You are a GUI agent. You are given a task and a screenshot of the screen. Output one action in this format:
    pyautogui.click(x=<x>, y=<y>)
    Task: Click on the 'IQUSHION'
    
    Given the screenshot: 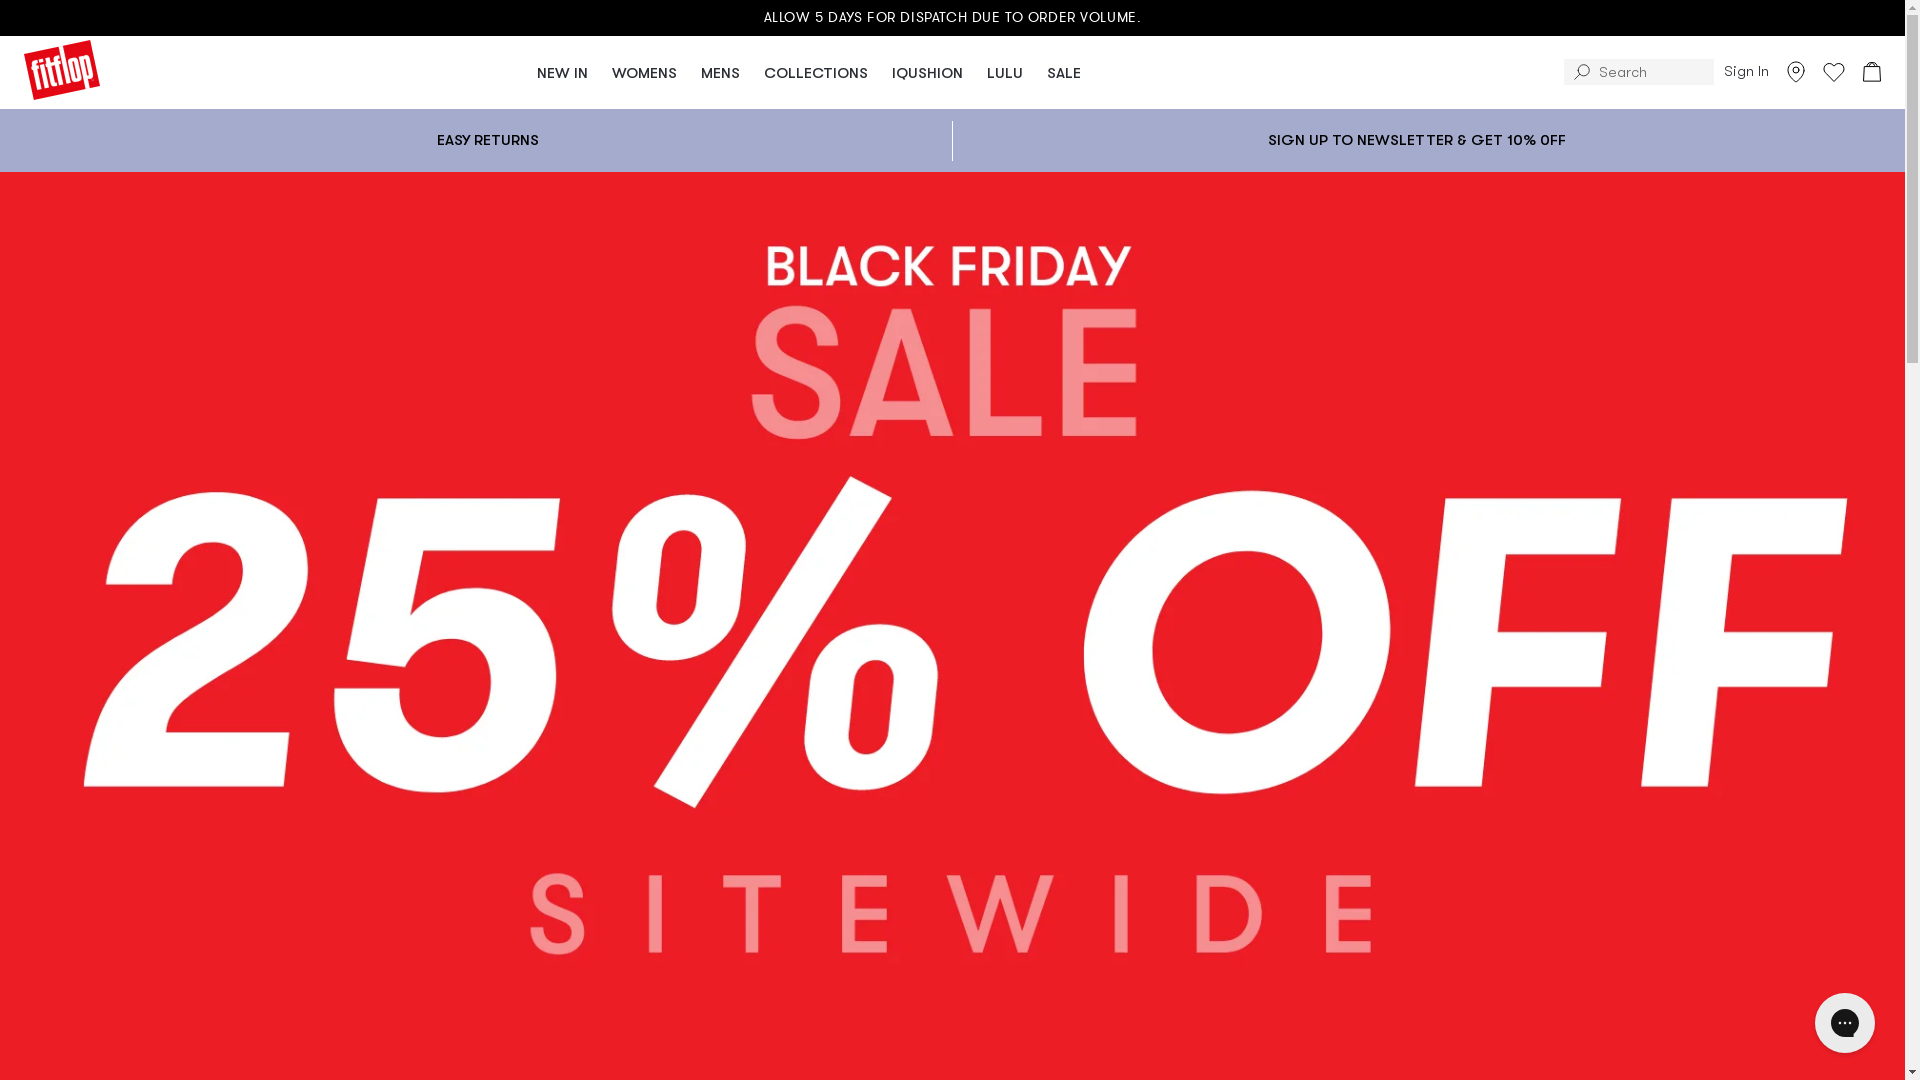 What is the action you would take?
    pyautogui.click(x=879, y=70)
    